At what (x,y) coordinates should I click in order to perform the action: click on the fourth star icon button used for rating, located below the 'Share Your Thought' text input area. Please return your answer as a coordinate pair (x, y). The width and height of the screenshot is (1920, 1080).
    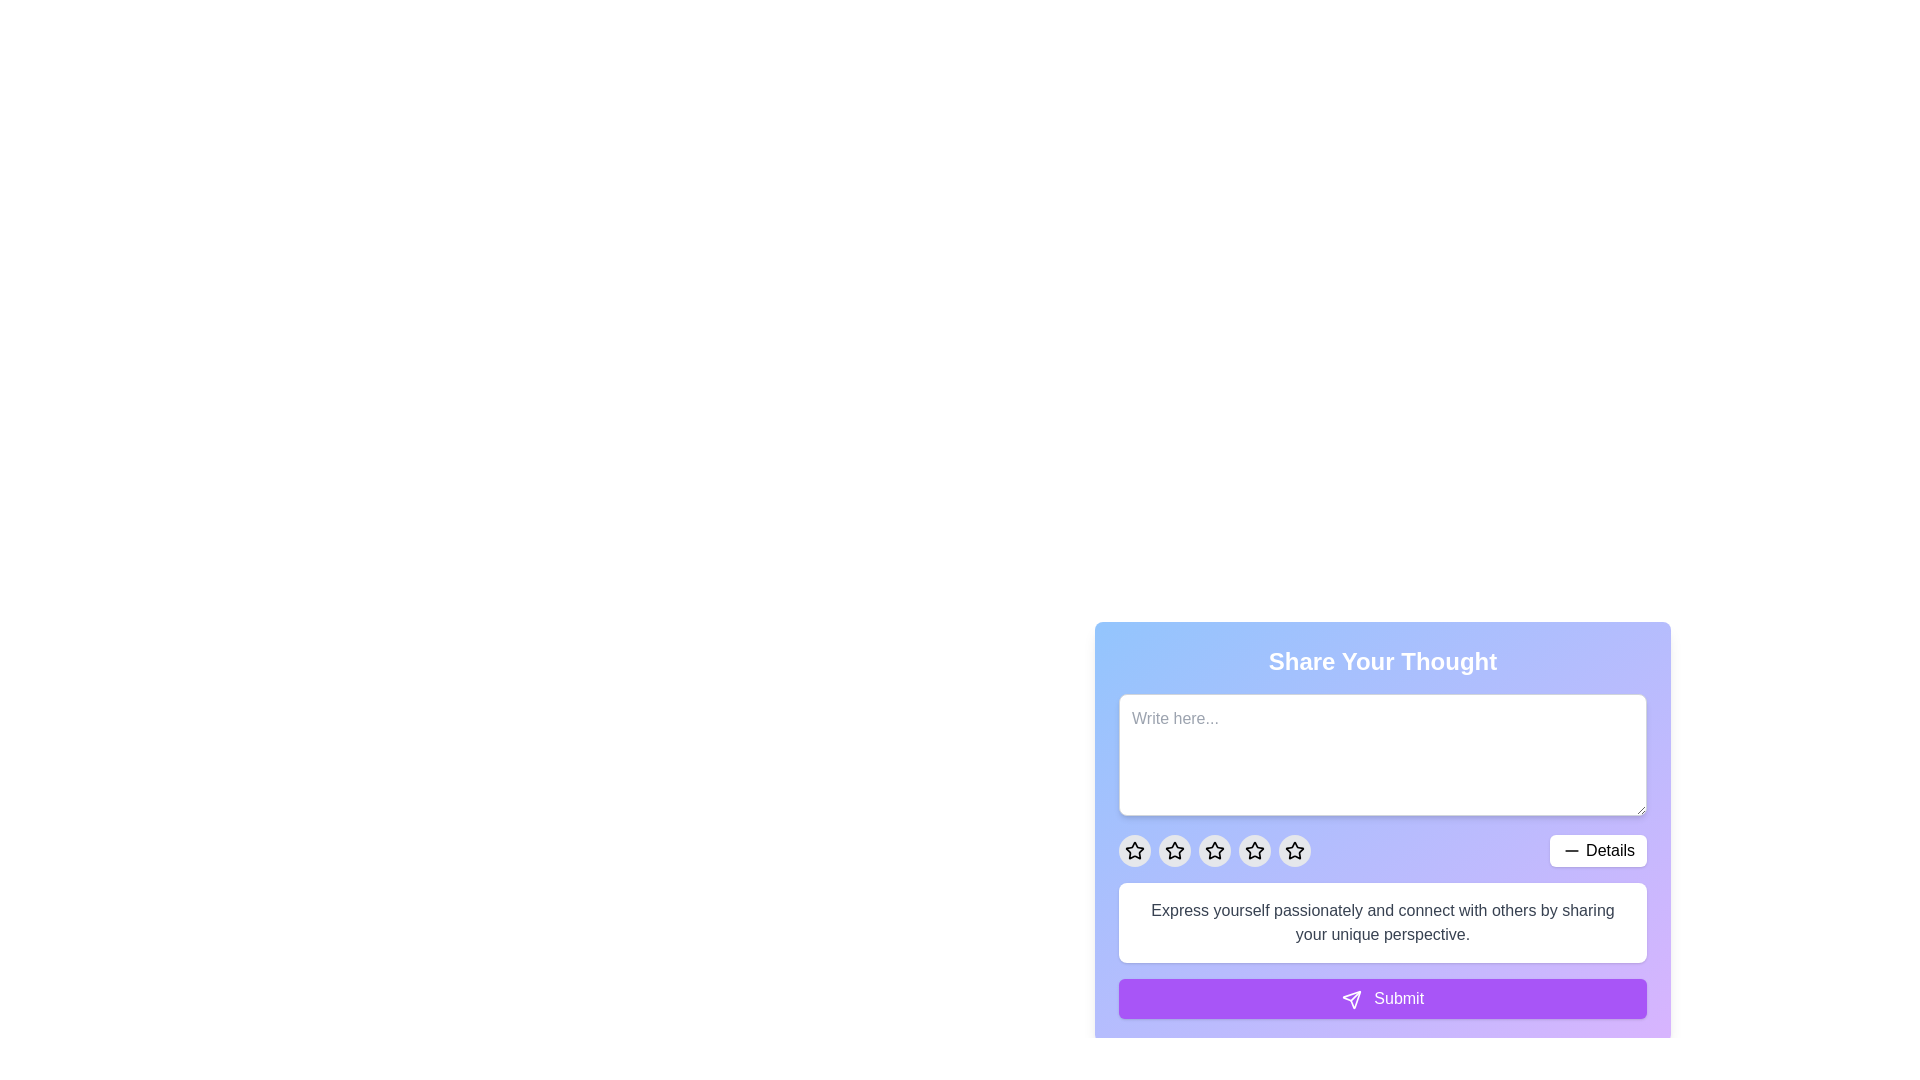
    Looking at the image, I should click on (1253, 850).